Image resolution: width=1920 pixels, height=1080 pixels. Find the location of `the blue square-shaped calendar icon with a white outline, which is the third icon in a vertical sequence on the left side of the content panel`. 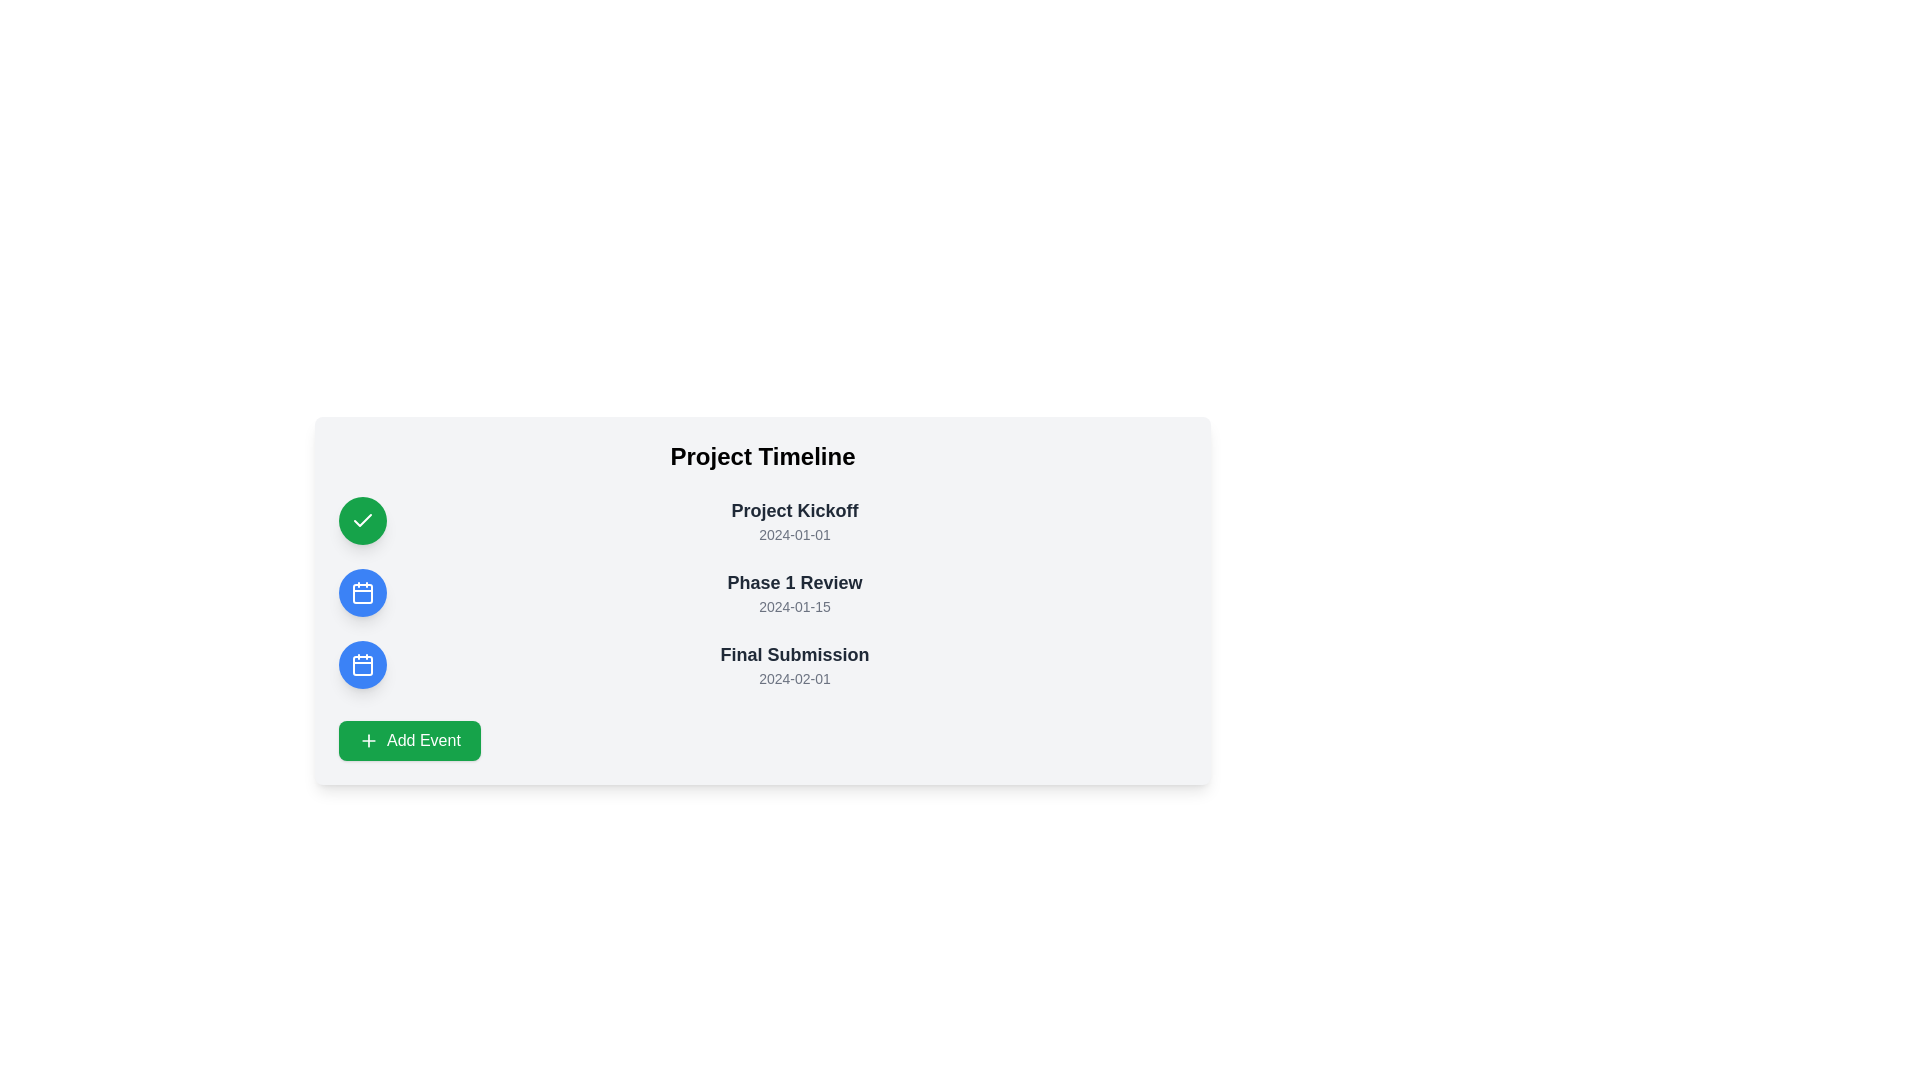

the blue square-shaped calendar icon with a white outline, which is the third icon in a vertical sequence on the left side of the content panel is located at coordinates (363, 664).